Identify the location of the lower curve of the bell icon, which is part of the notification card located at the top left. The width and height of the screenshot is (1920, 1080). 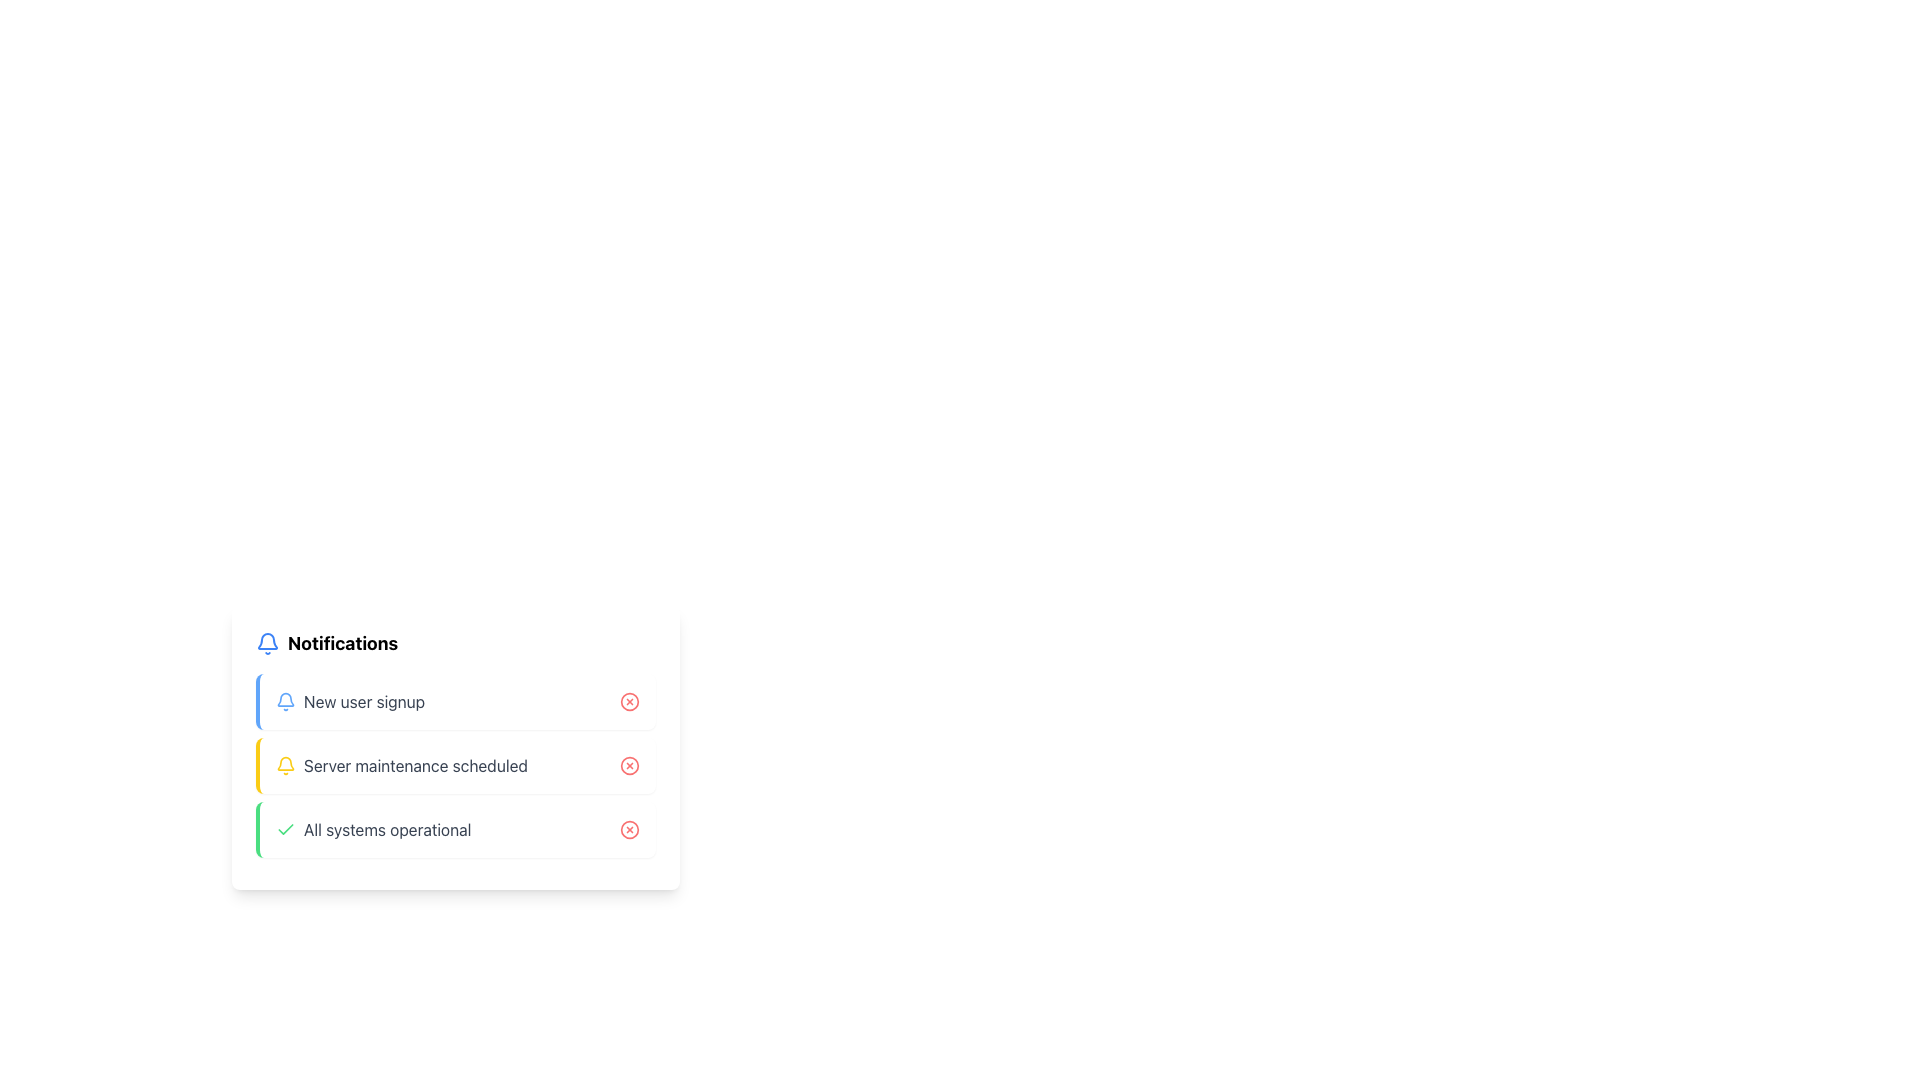
(267, 641).